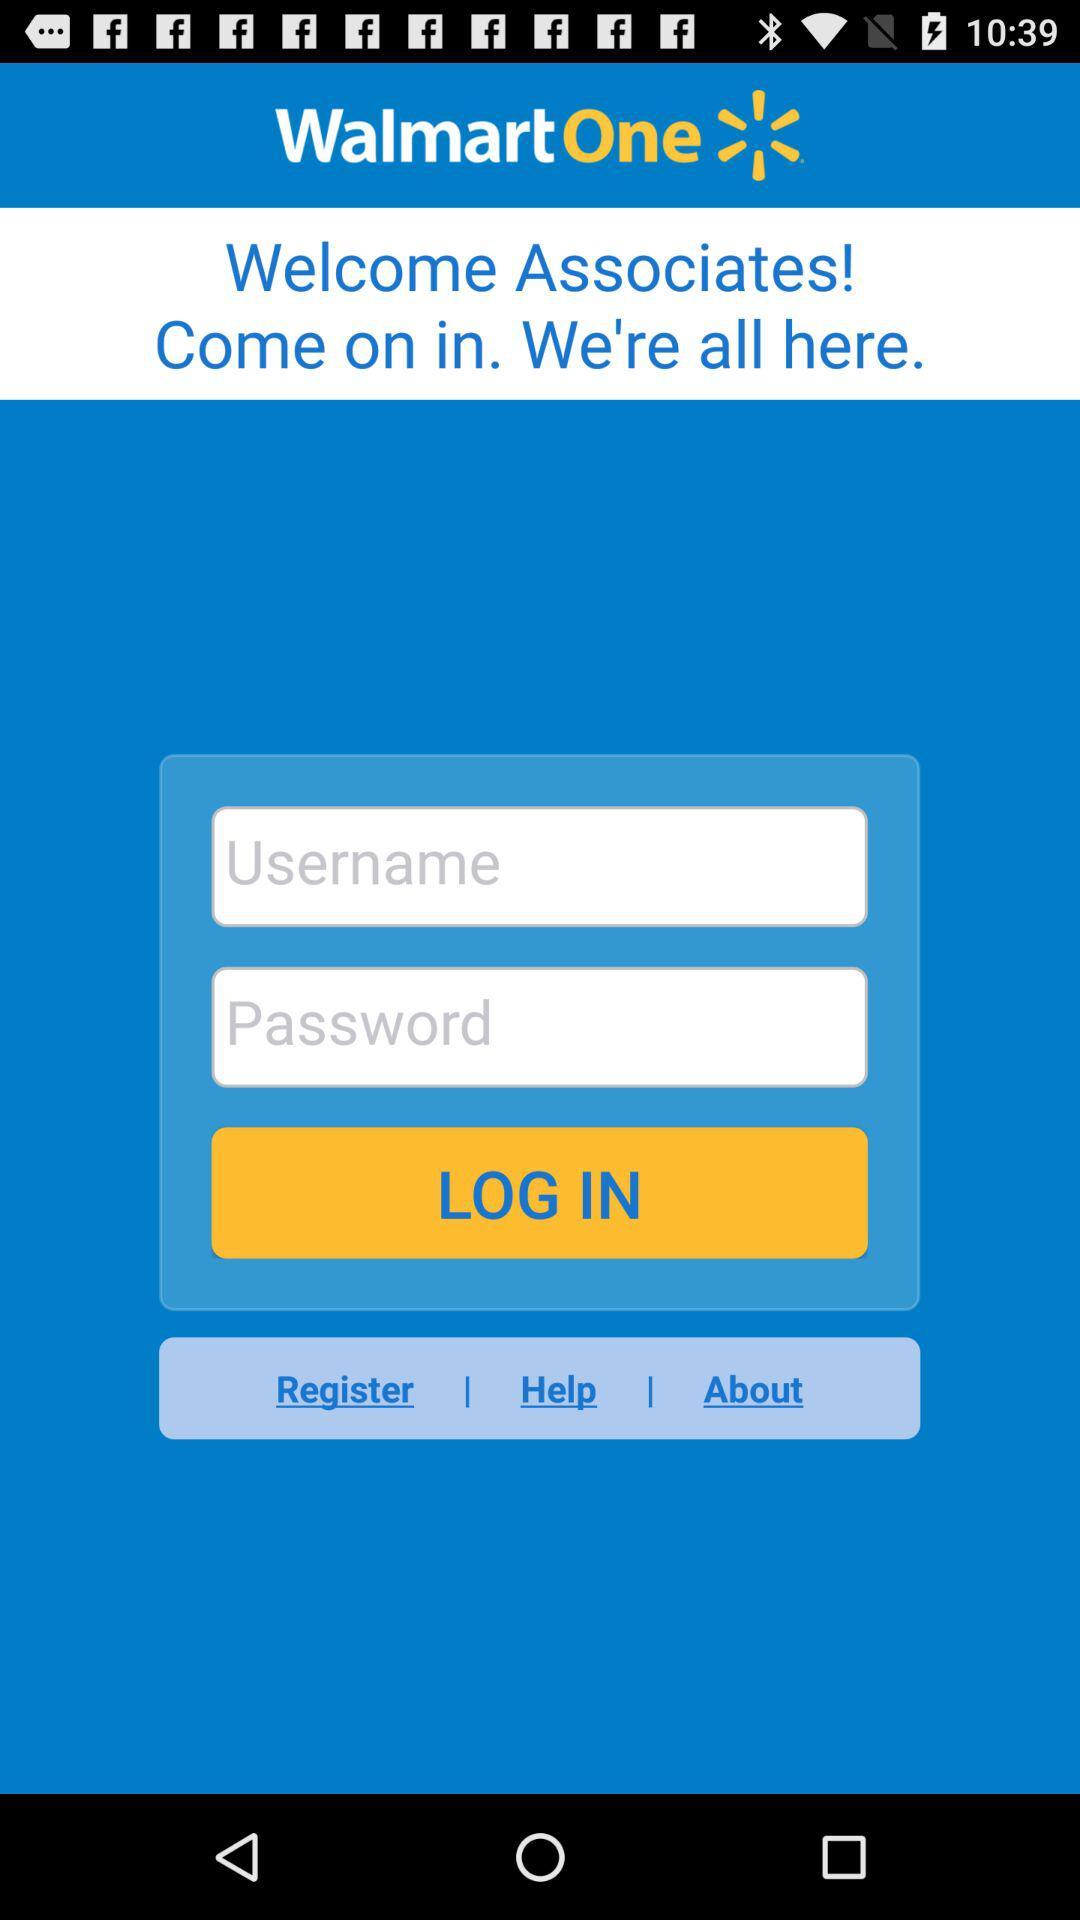 The height and width of the screenshot is (1920, 1080). Describe the element at coordinates (558, 1387) in the screenshot. I see `help  icon` at that location.